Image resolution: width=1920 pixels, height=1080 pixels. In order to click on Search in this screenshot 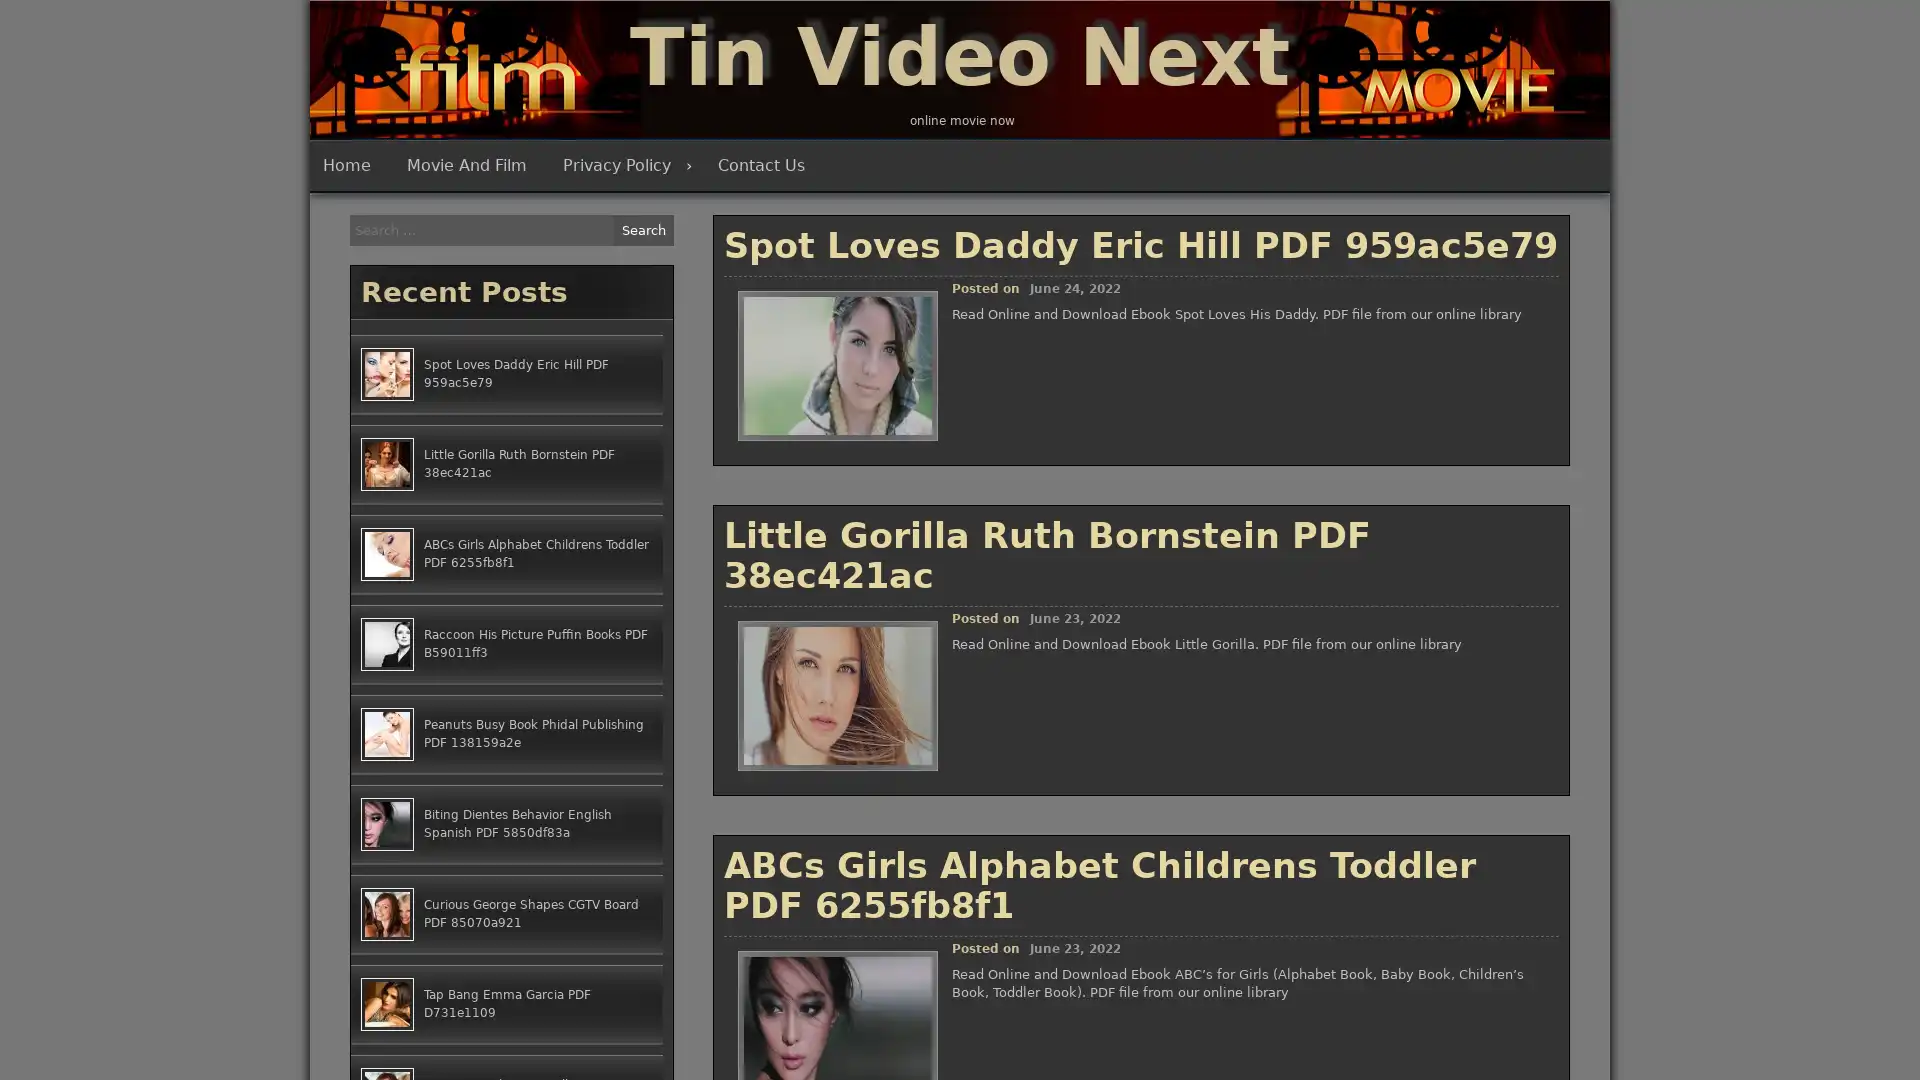, I will do `click(643, 229)`.